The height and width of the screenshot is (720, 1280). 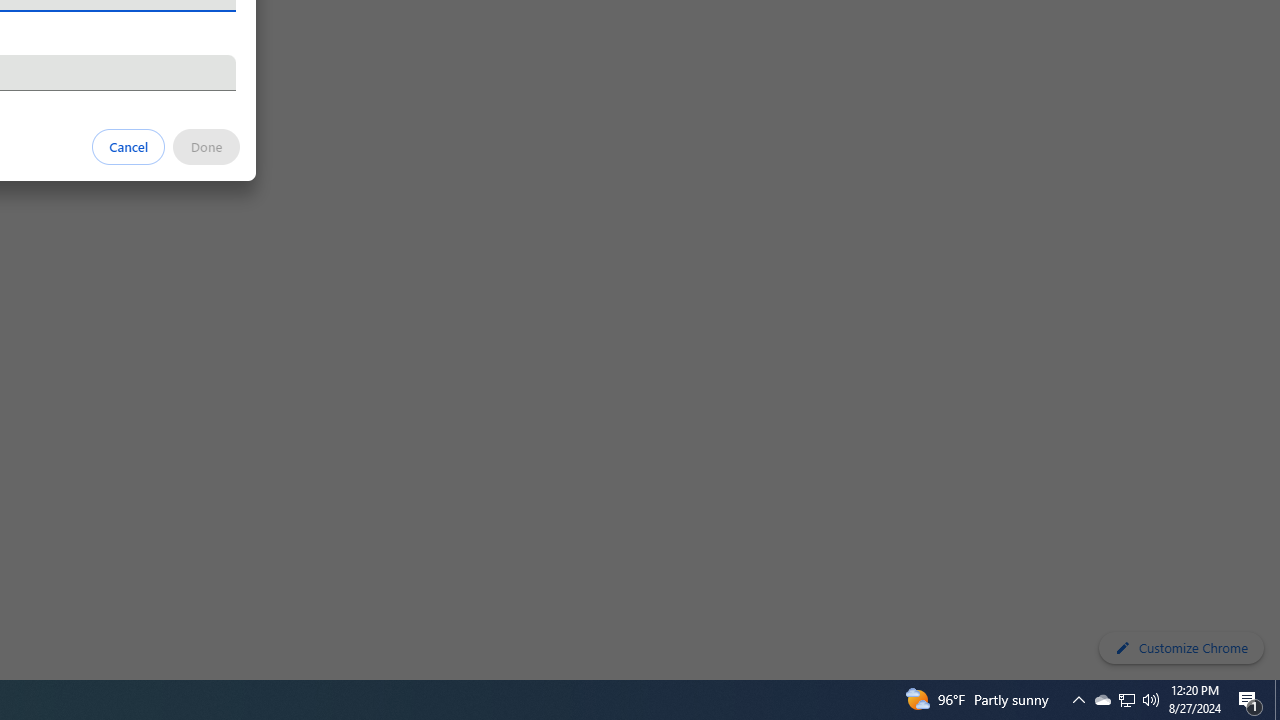 What do you see at coordinates (128, 145) in the screenshot?
I see `'Cancel'` at bounding box center [128, 145].